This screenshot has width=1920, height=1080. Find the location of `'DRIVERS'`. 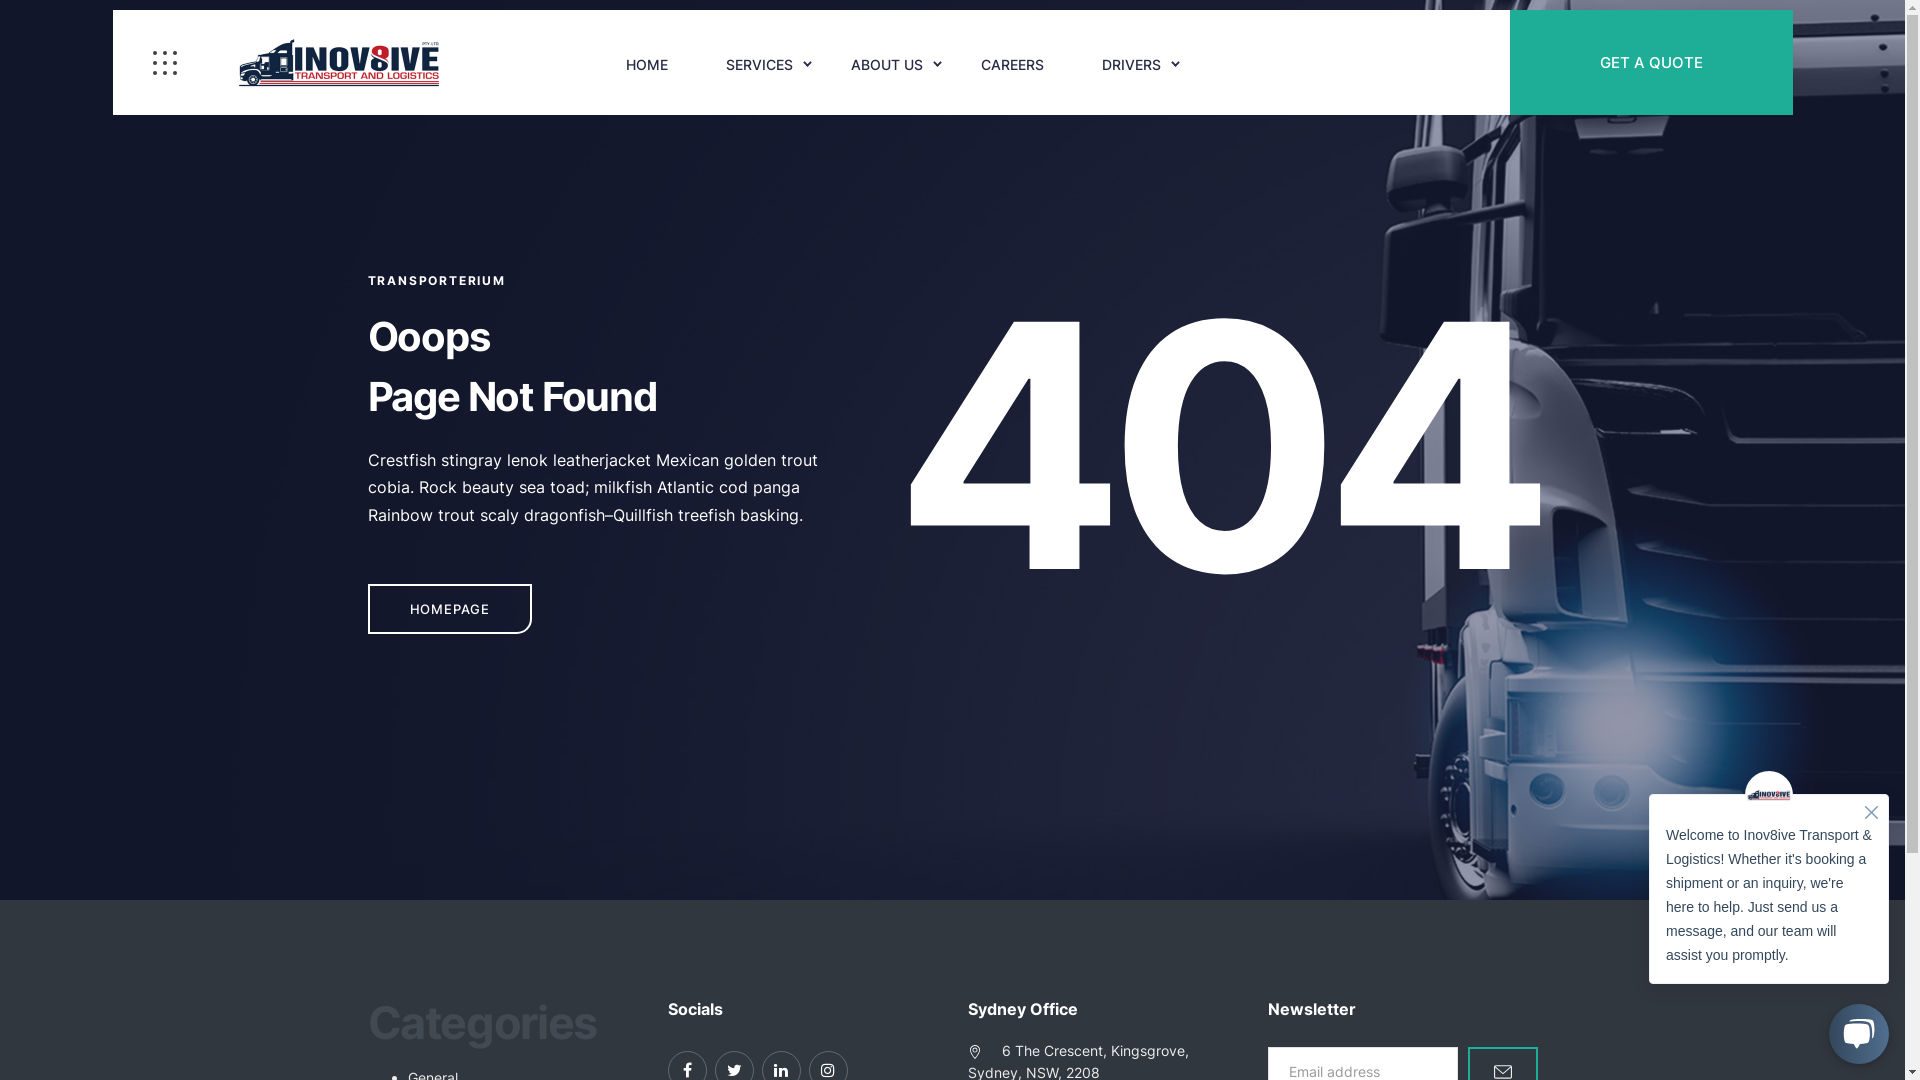

'DRIVERS' is located at coordinates (1131, 64).